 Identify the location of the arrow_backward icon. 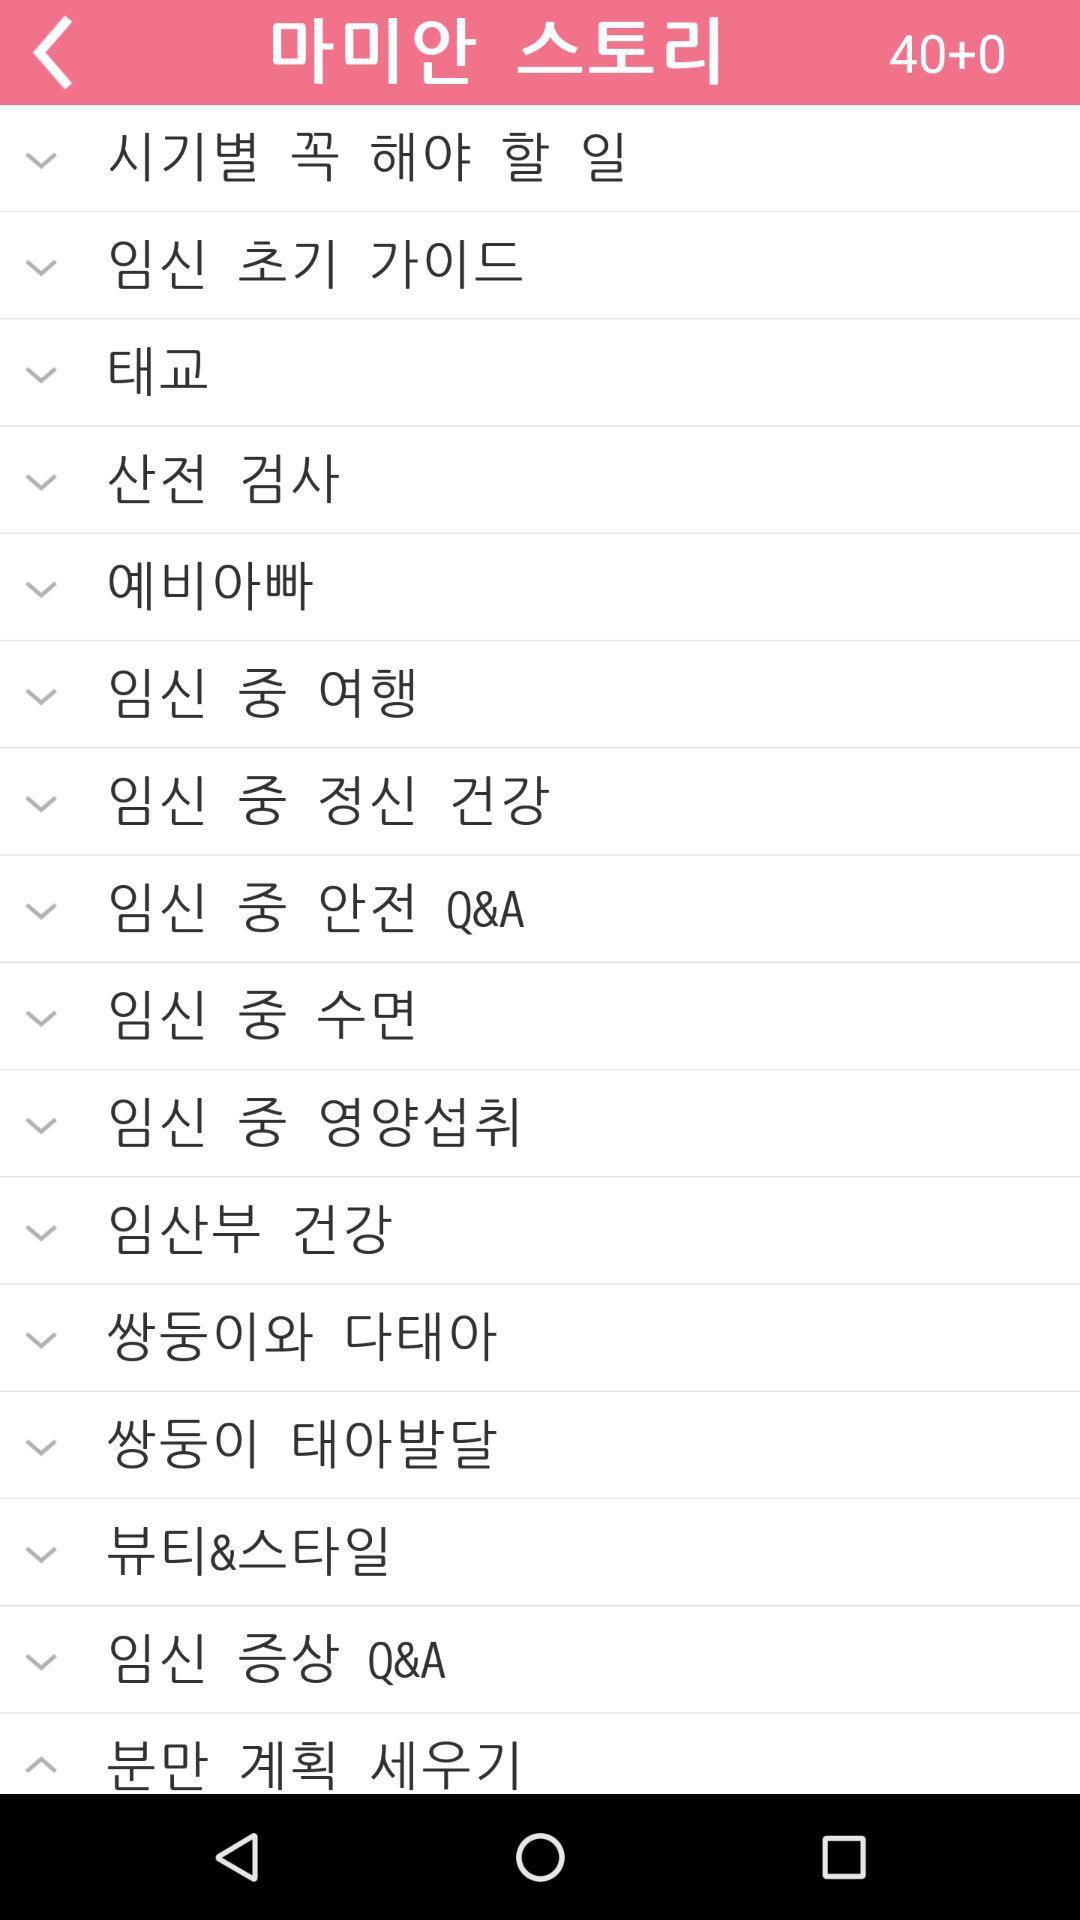
(51, 56).